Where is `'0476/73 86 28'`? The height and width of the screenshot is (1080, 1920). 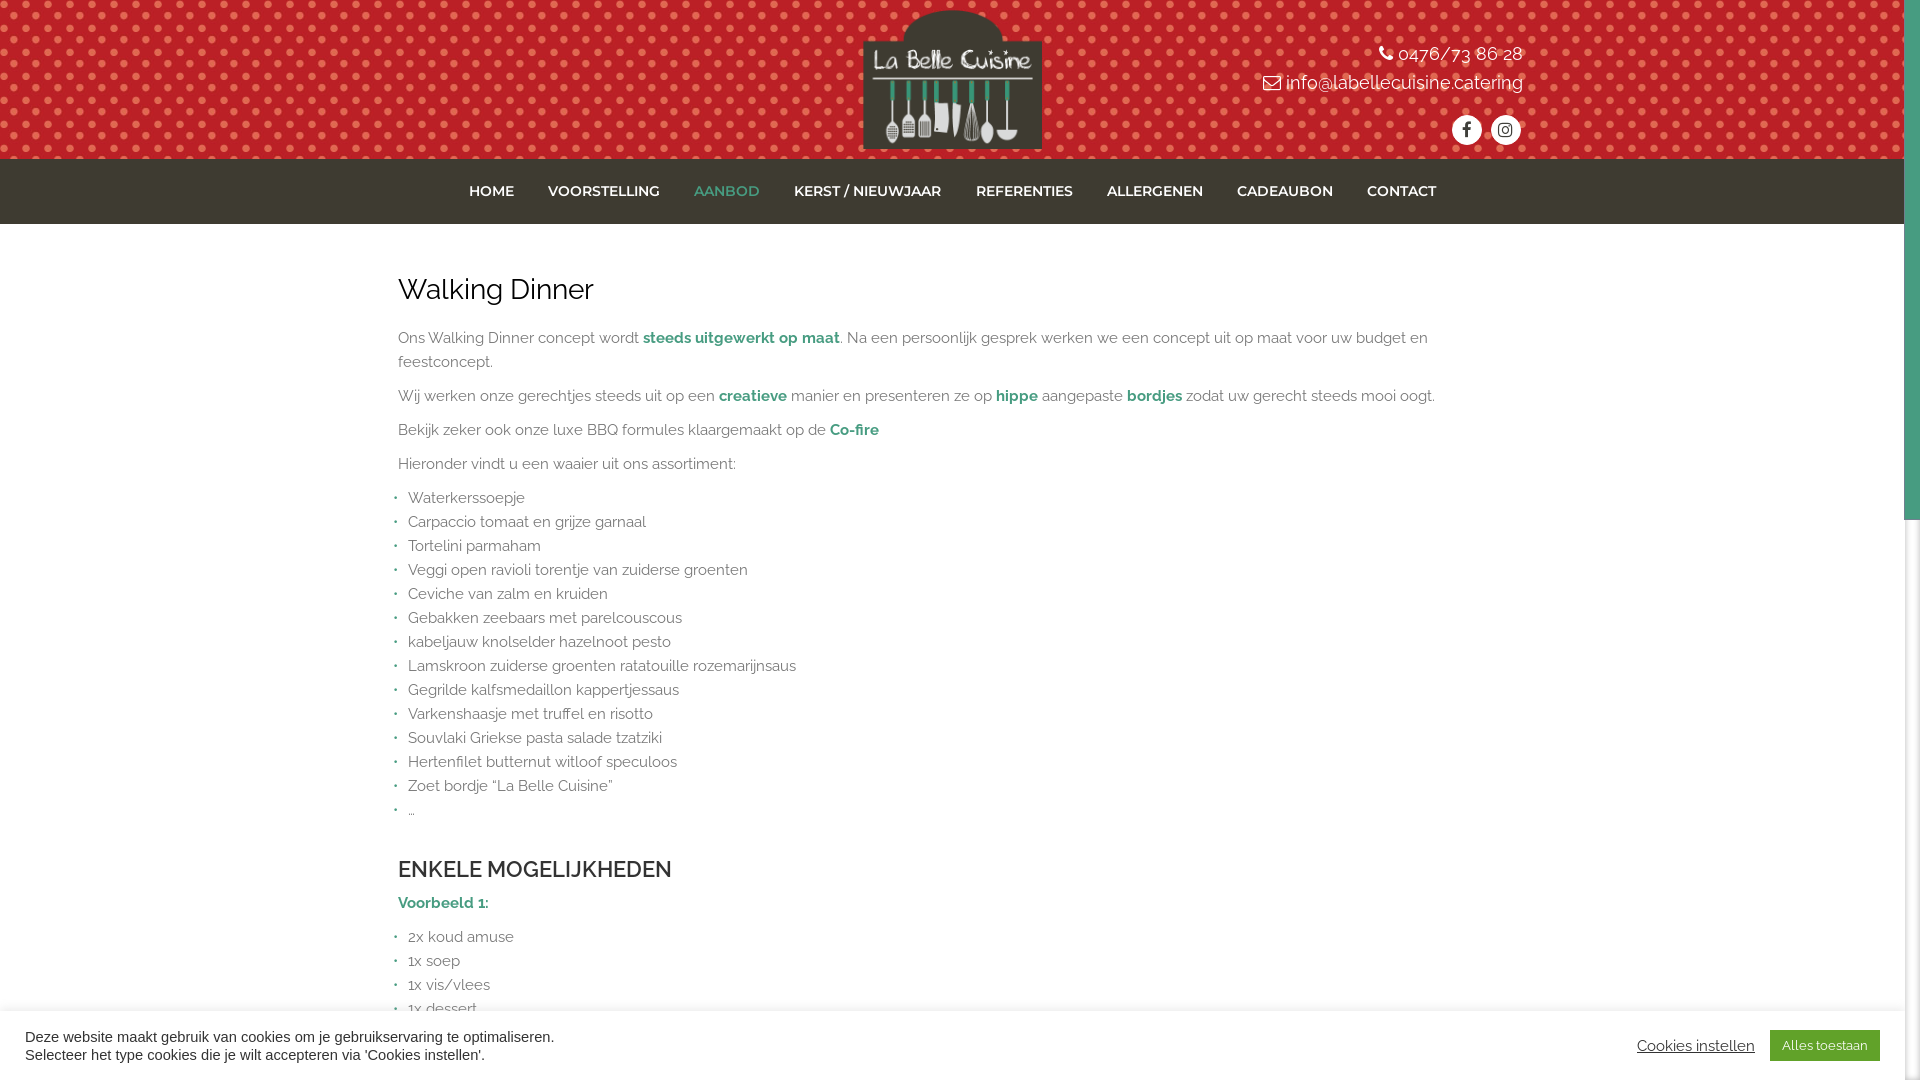
'0476/73 86 28' is located at coordinates (1396, 52).